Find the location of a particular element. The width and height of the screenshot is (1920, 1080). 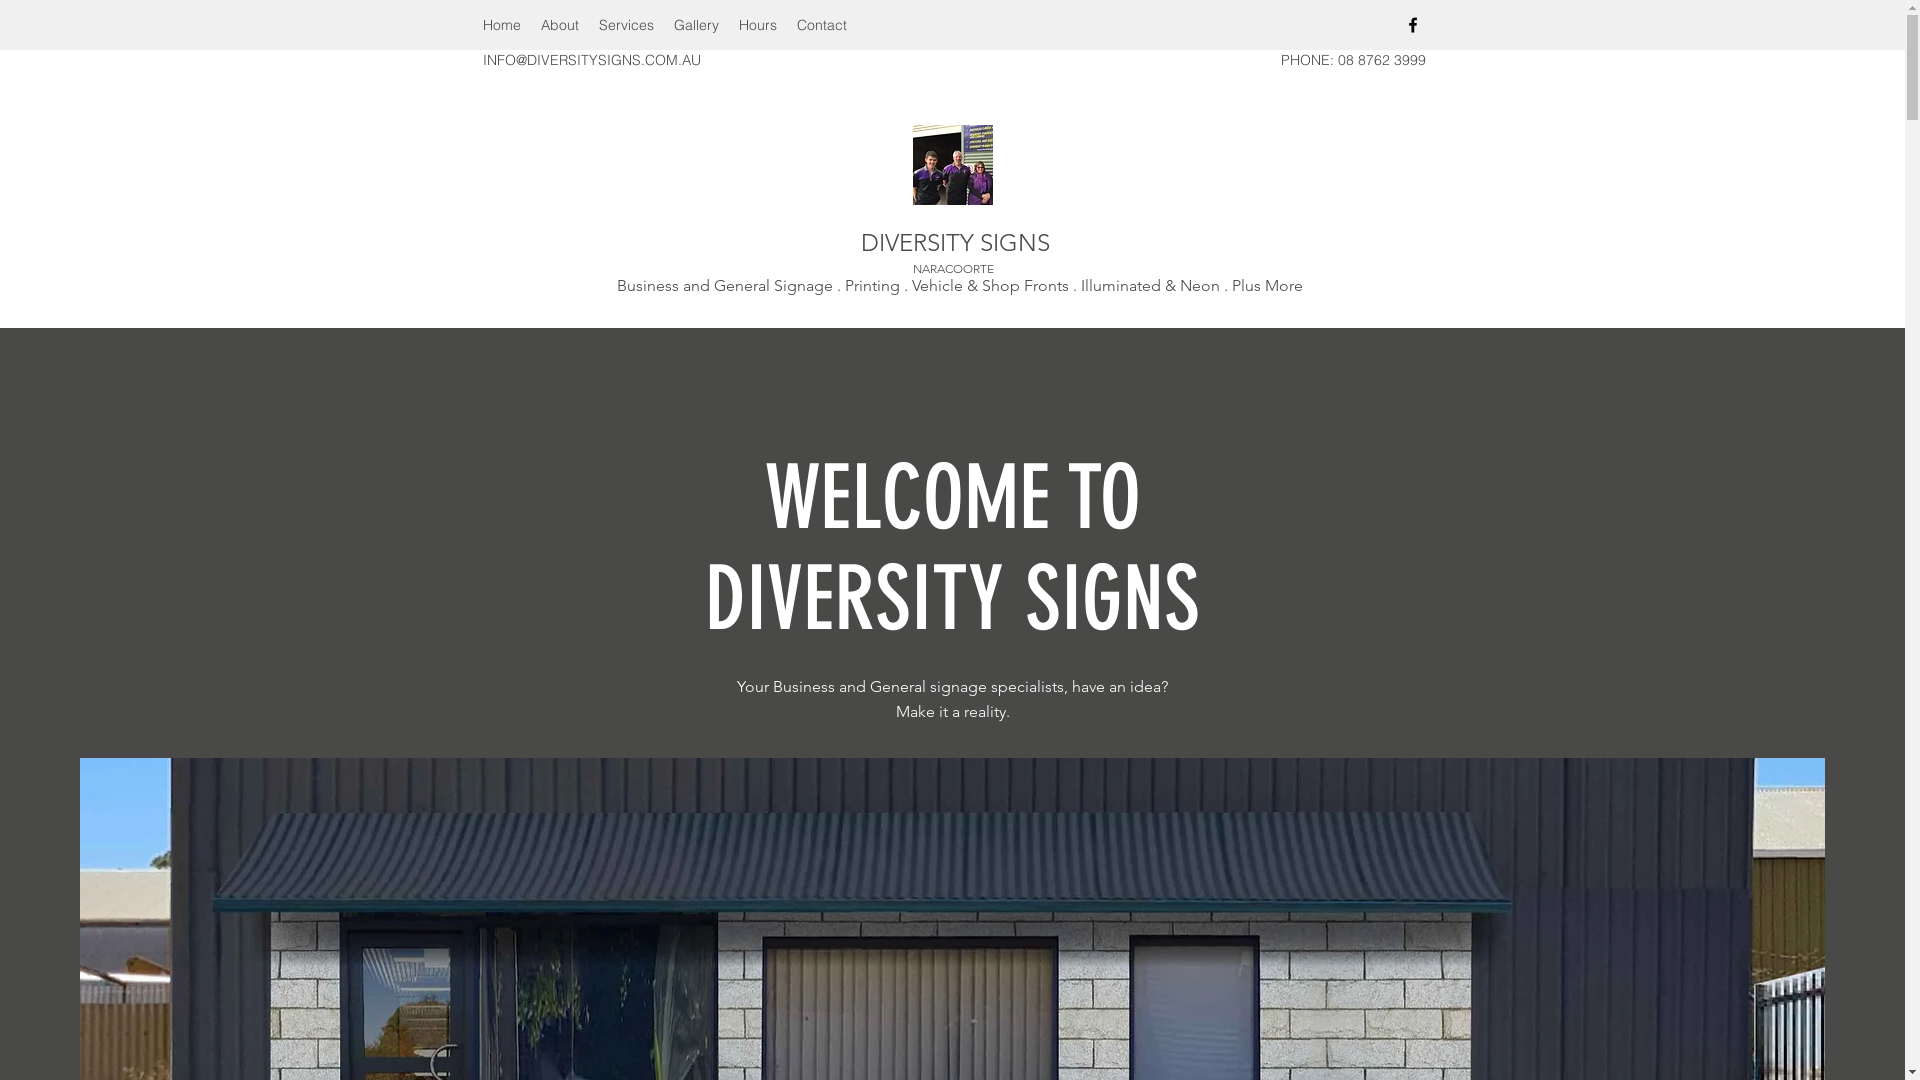

'INFO@DIVERSITYSIGNS.COM.AU' is located at coordinates (481, 59).